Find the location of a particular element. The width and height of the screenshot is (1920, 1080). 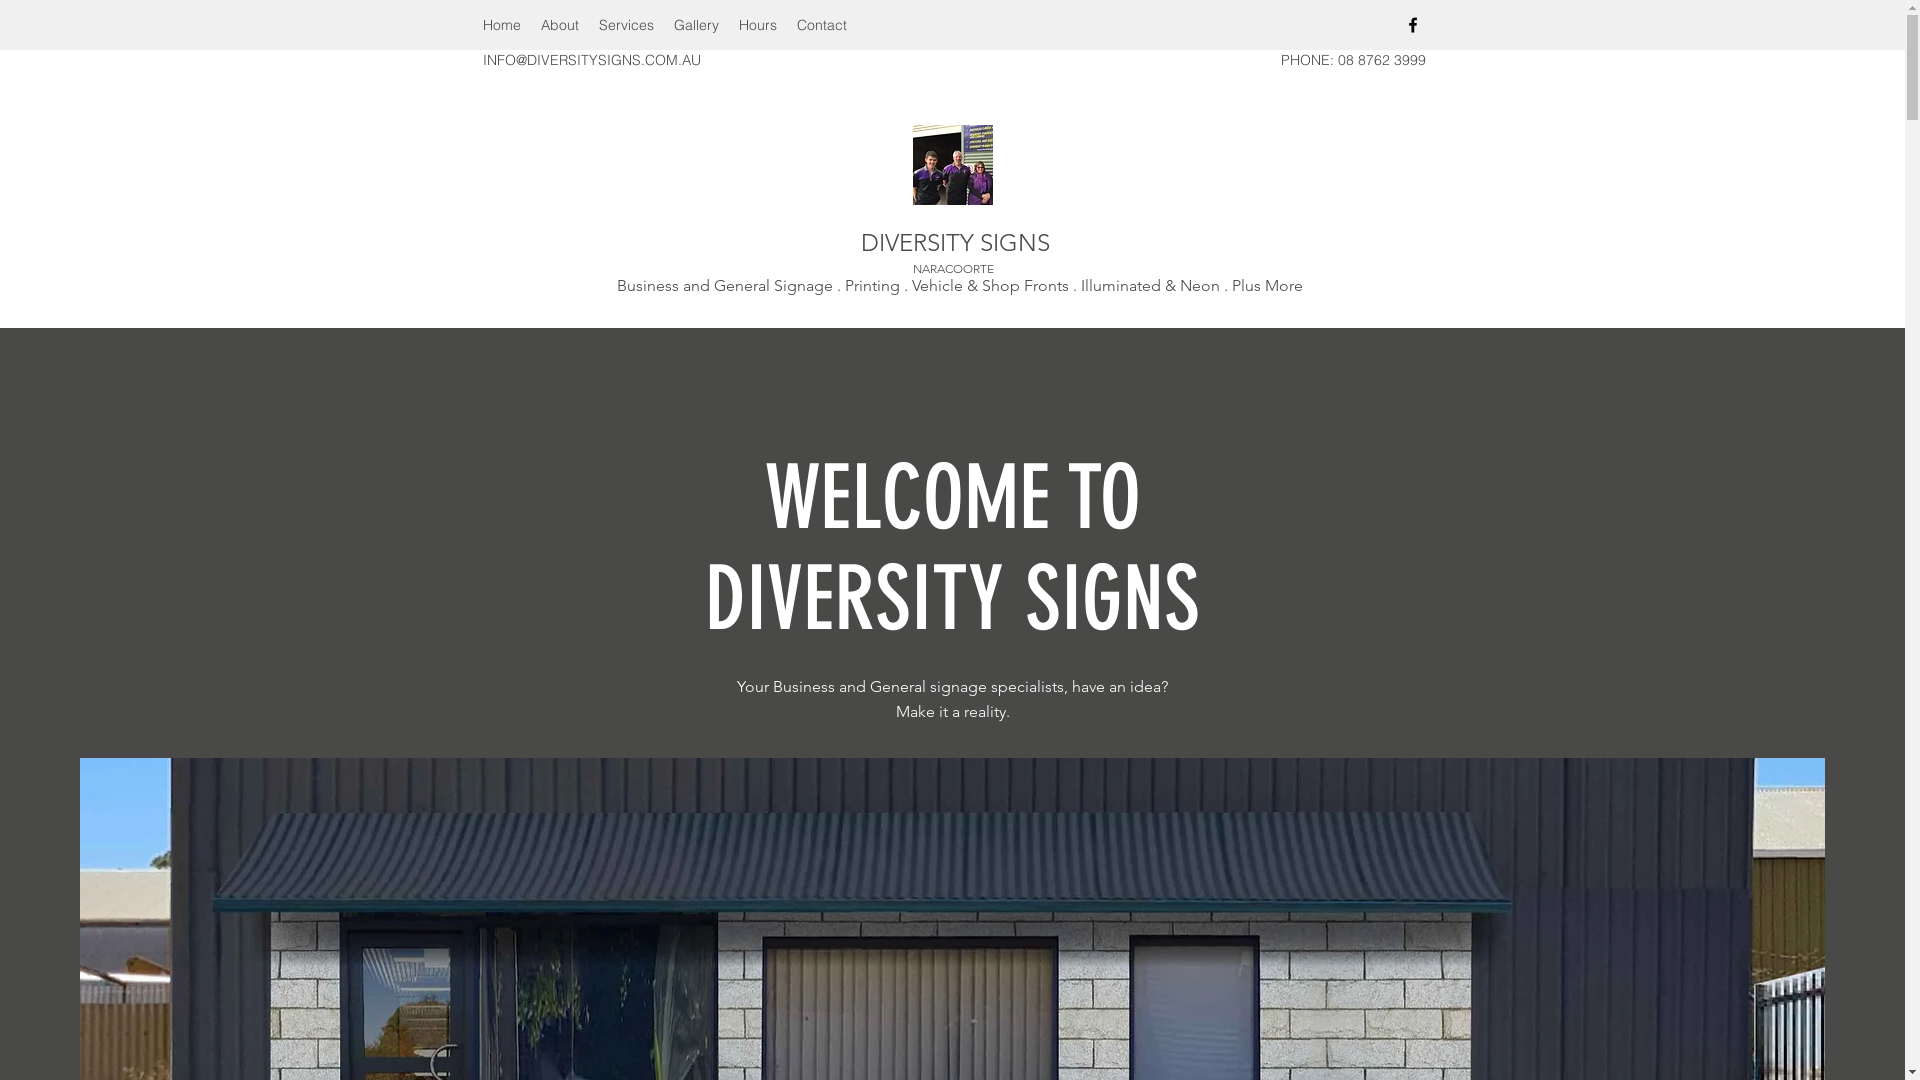

'INFO@DIVERSITYSIGNS.COM.AU' is located at coordinates (481, 59).